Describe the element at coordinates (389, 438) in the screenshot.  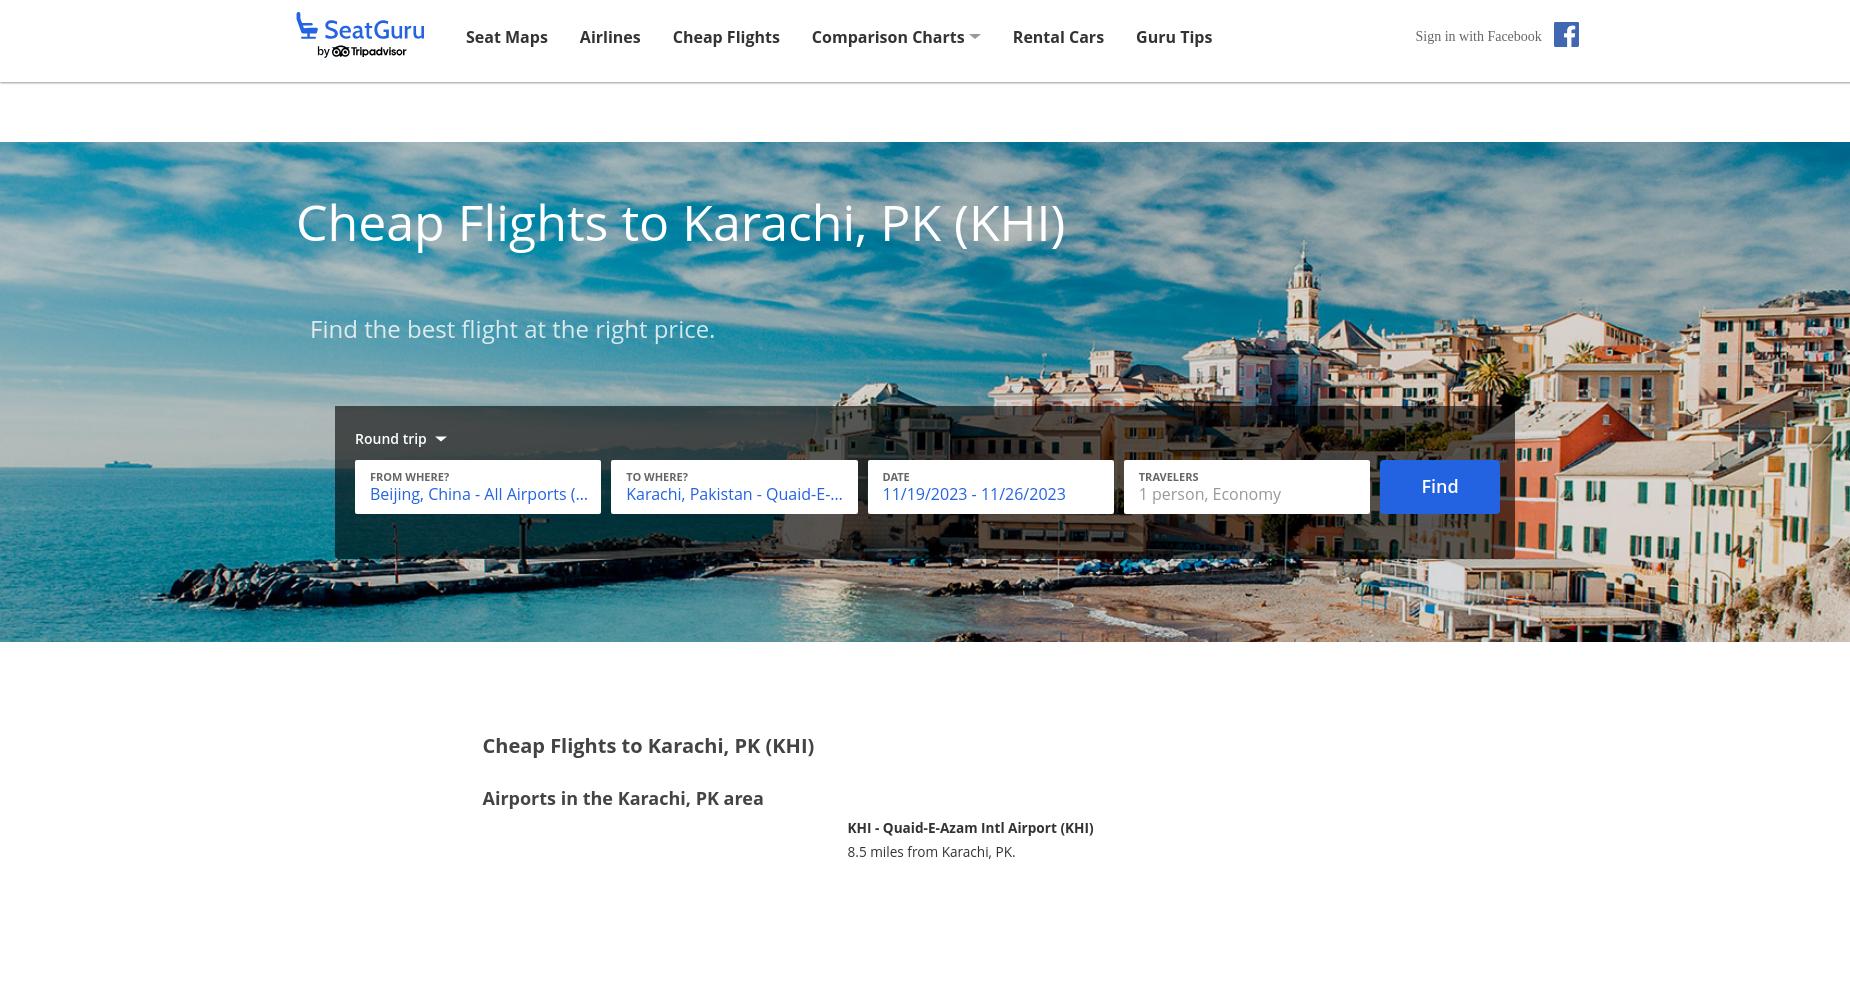
I see `'Round trip'` at that location.